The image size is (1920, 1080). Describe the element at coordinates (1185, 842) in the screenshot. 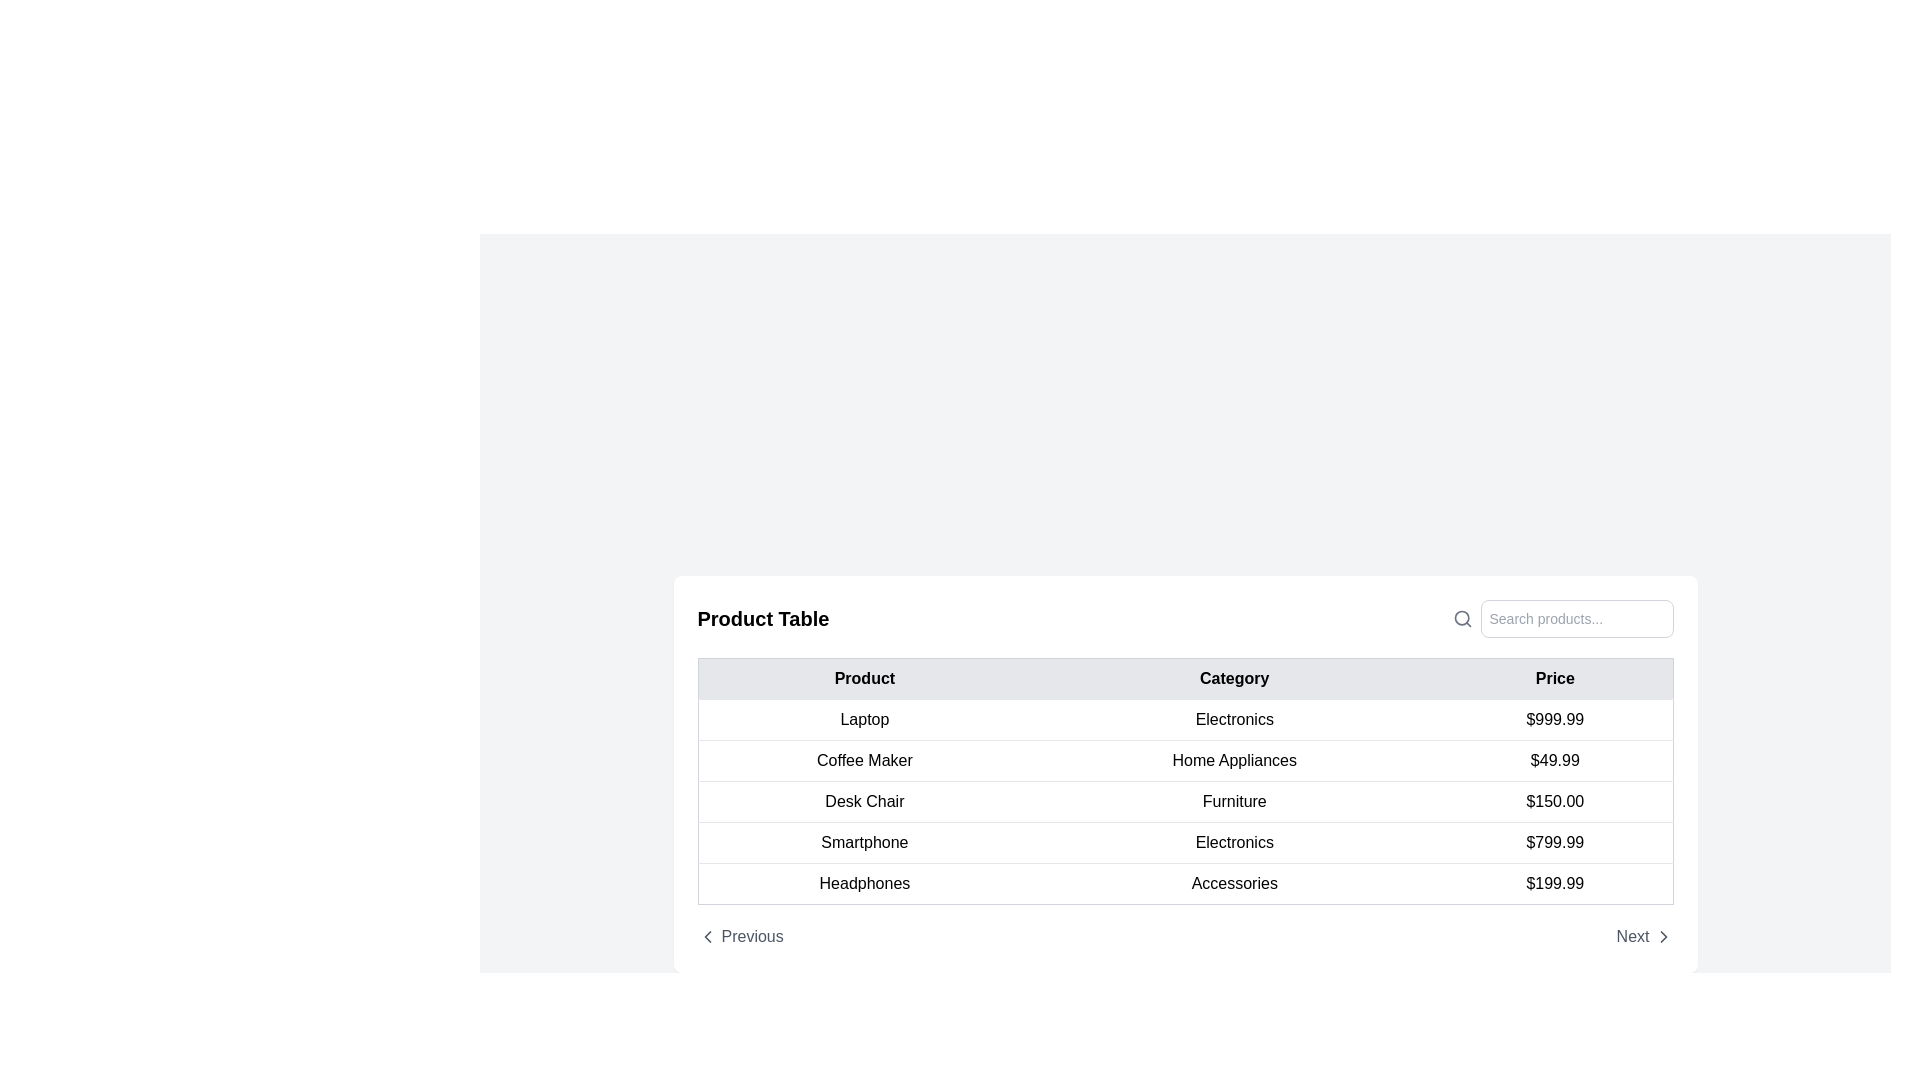

I see `the fourth row of the product table displaying 'Smartphone' in the 'Product' column, 'Electronics' in the 'Category' column, and '$799.99' in the 'Price' column` at that location.